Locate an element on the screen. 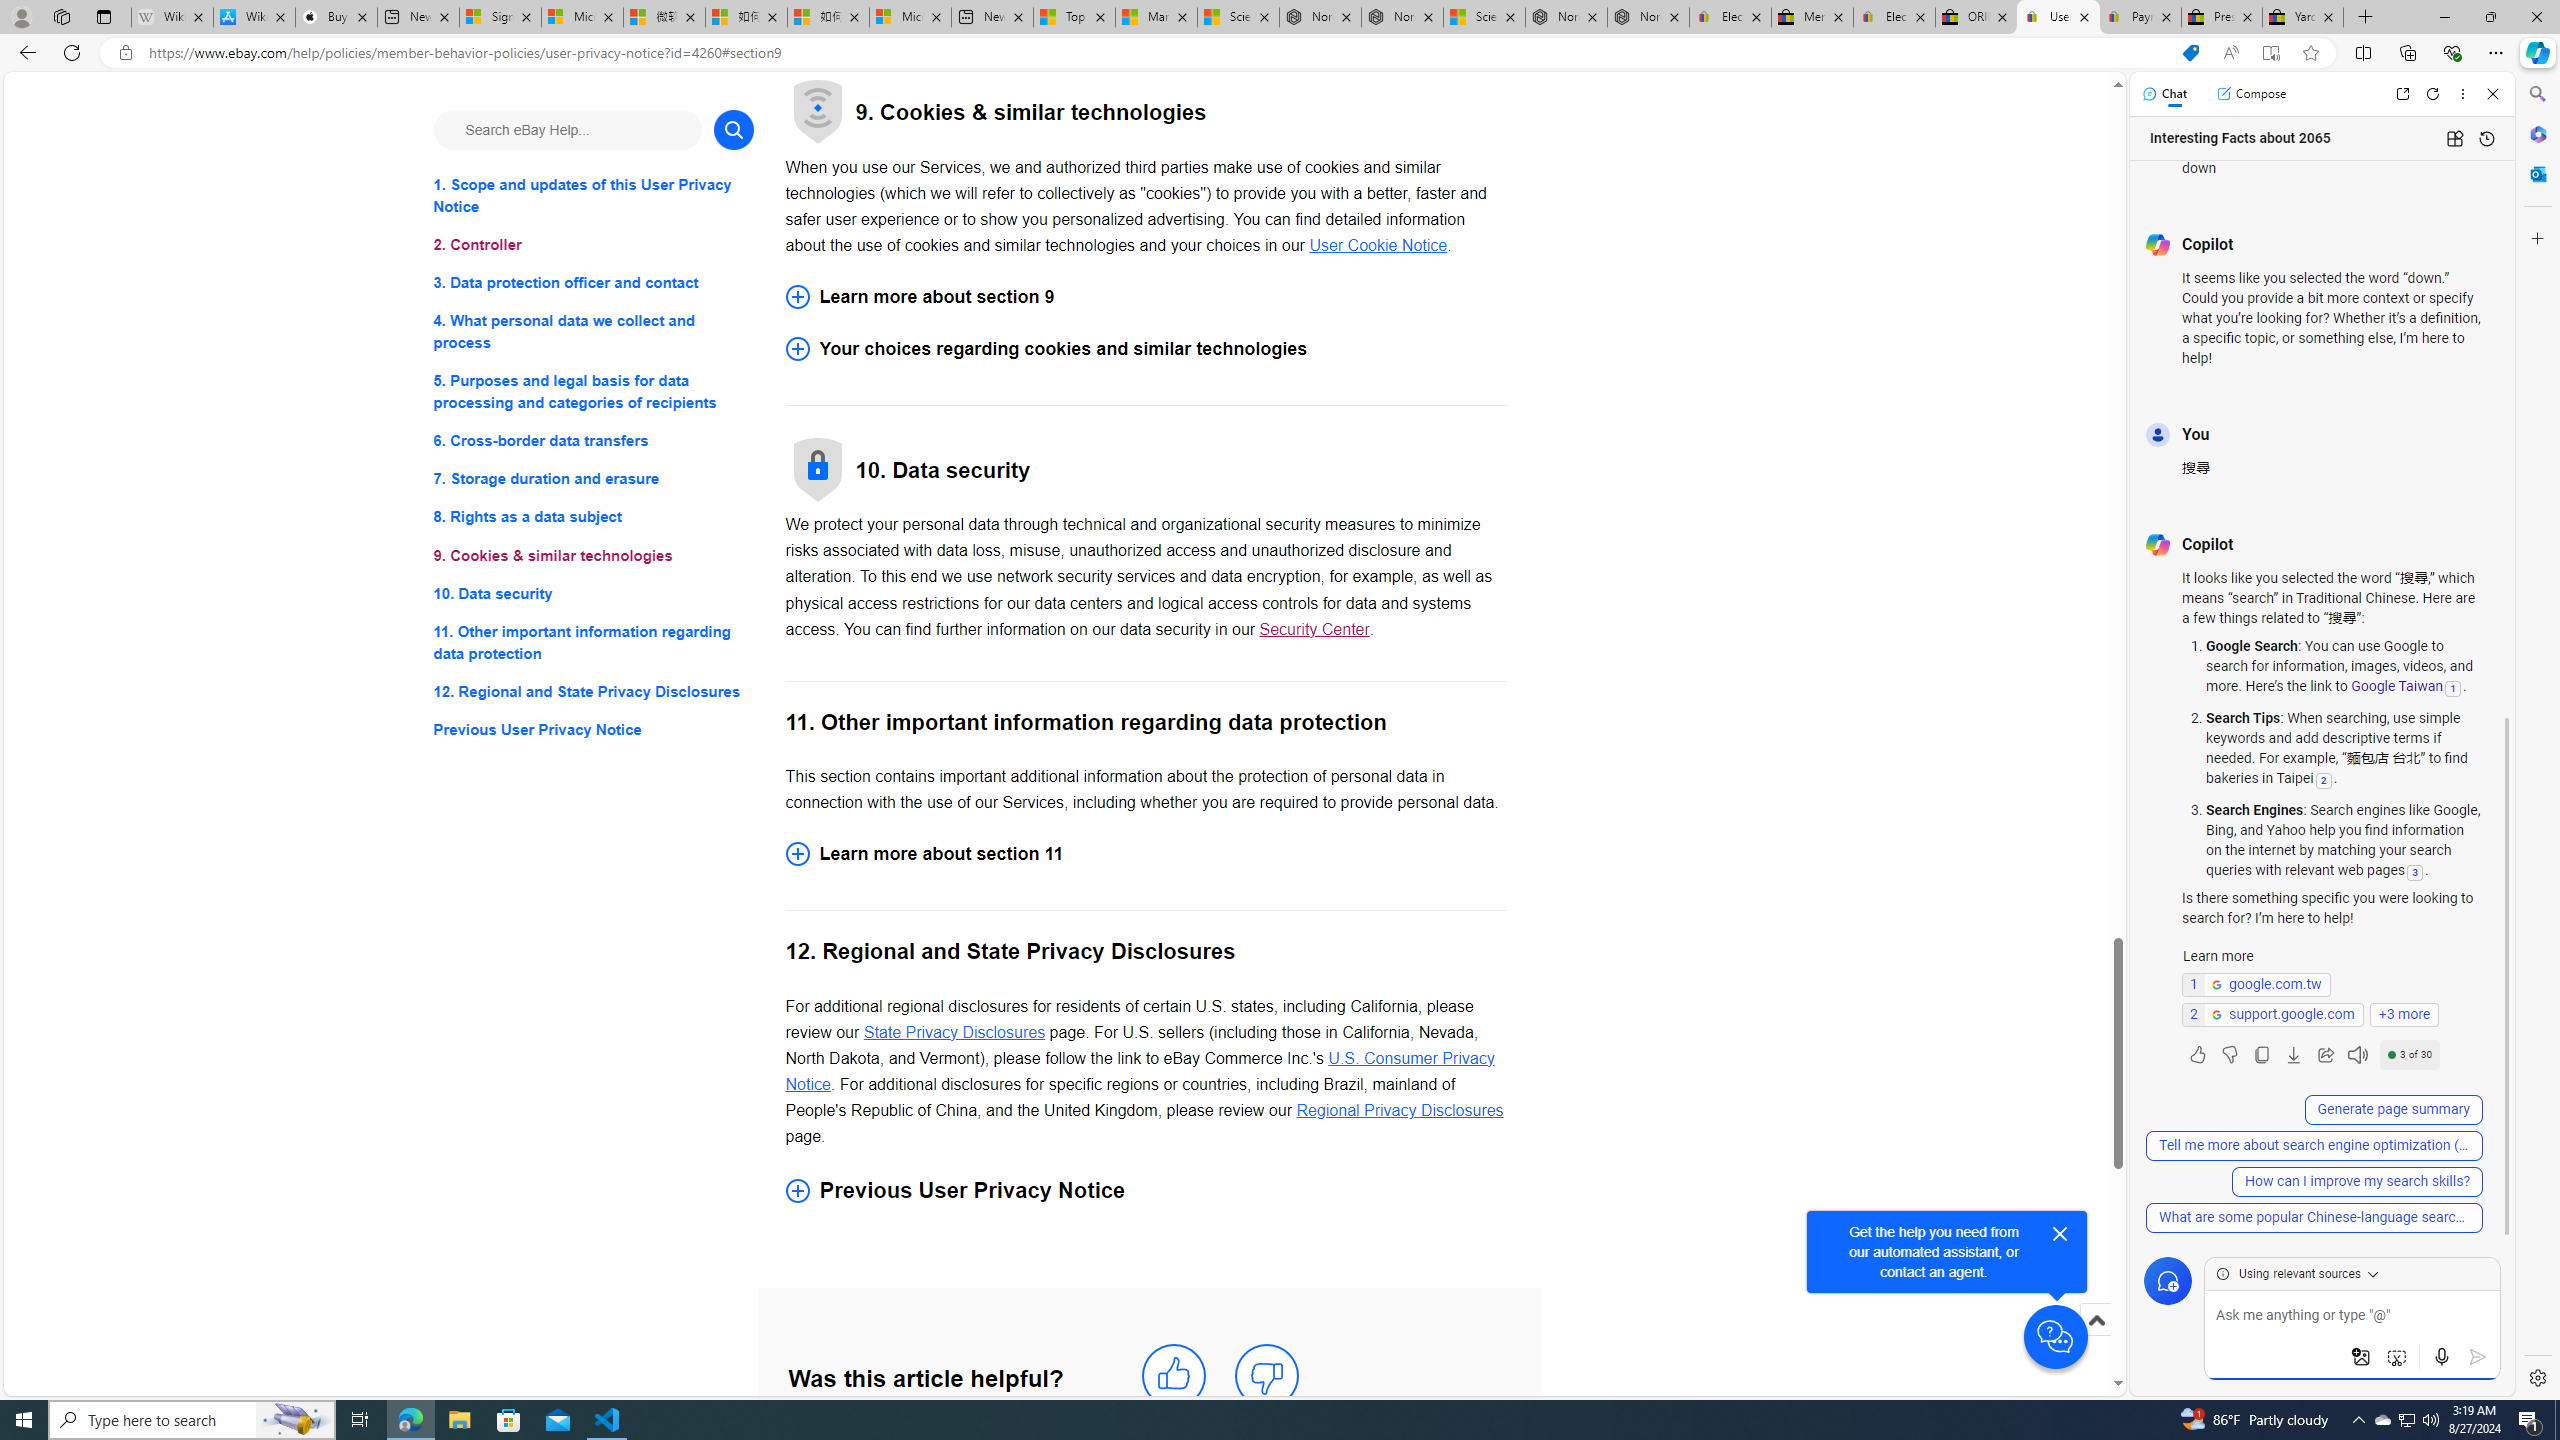 The width and height of the screenshot is (2560, 1440). 'mark this article not helpful' is located at coordinates (1267, 1375).